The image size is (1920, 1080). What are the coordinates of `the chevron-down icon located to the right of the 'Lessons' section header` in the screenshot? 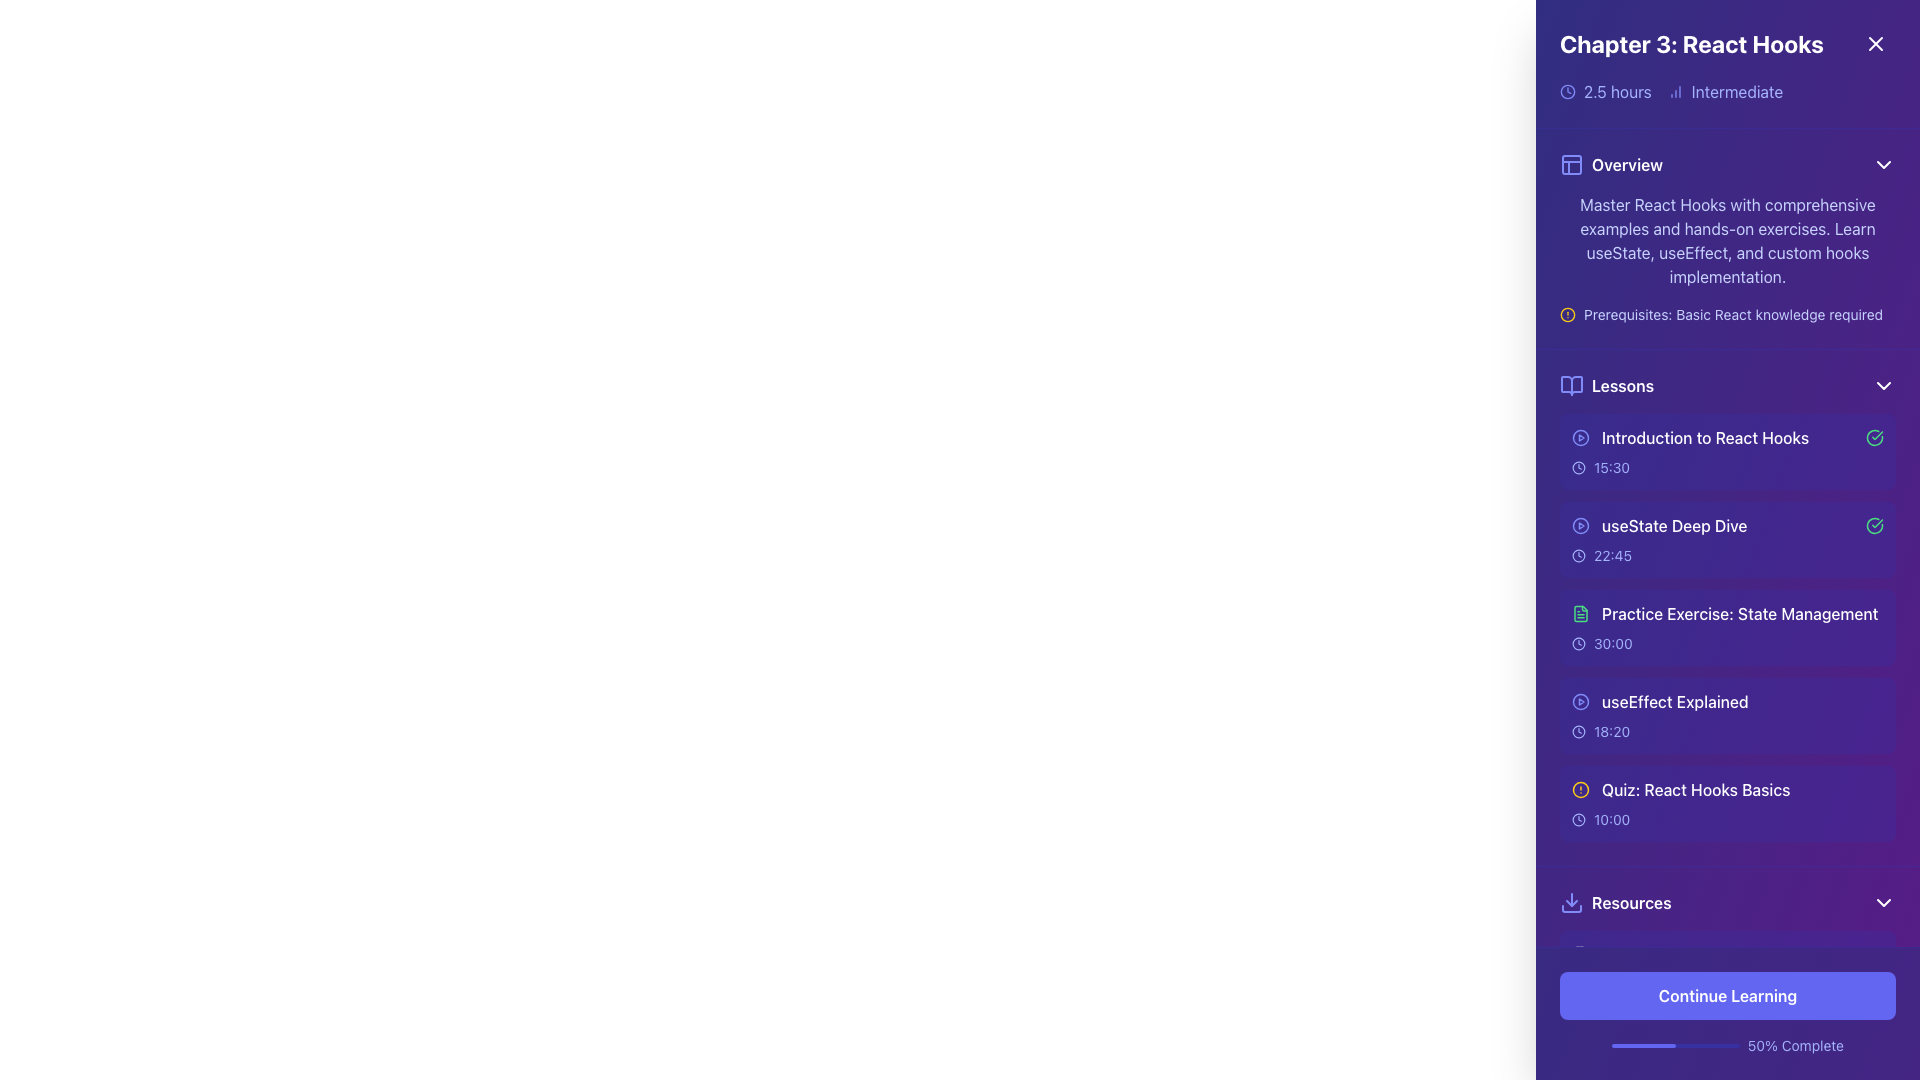 It's located at (1882, 385).